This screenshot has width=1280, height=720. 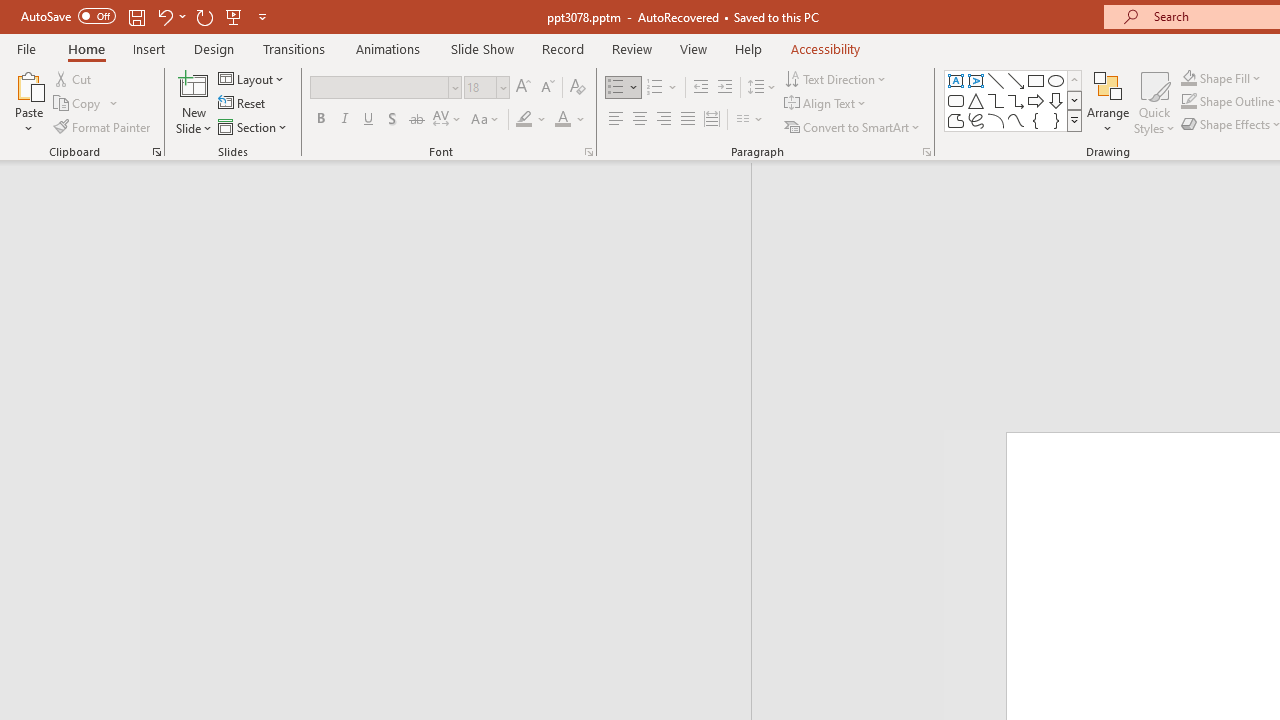 I want to click on 'Italic', so click(x=344, y=119).